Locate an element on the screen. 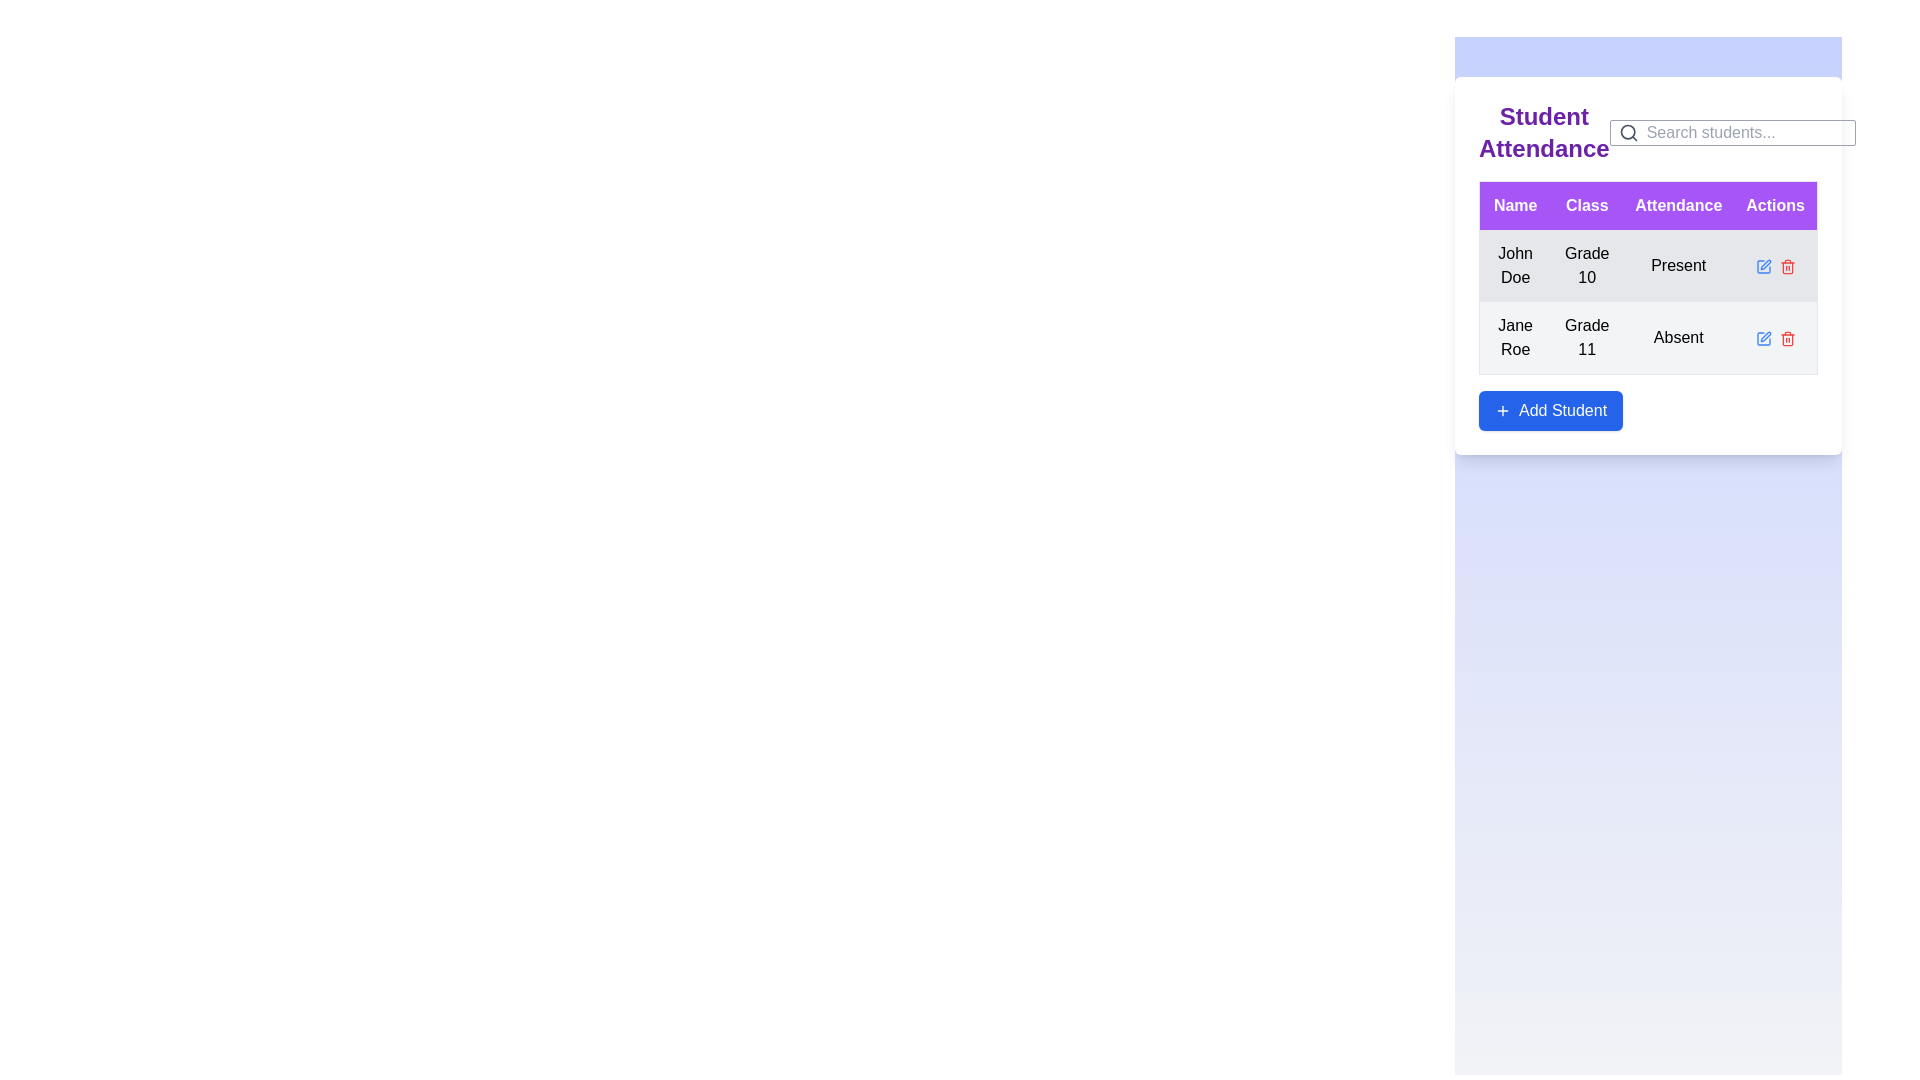  the small blue icon resembling a pen in the 'Actions' column of the second row in the 'Student Attendance' table, which is used for editing functionality is located at coordinates (1763, 337).